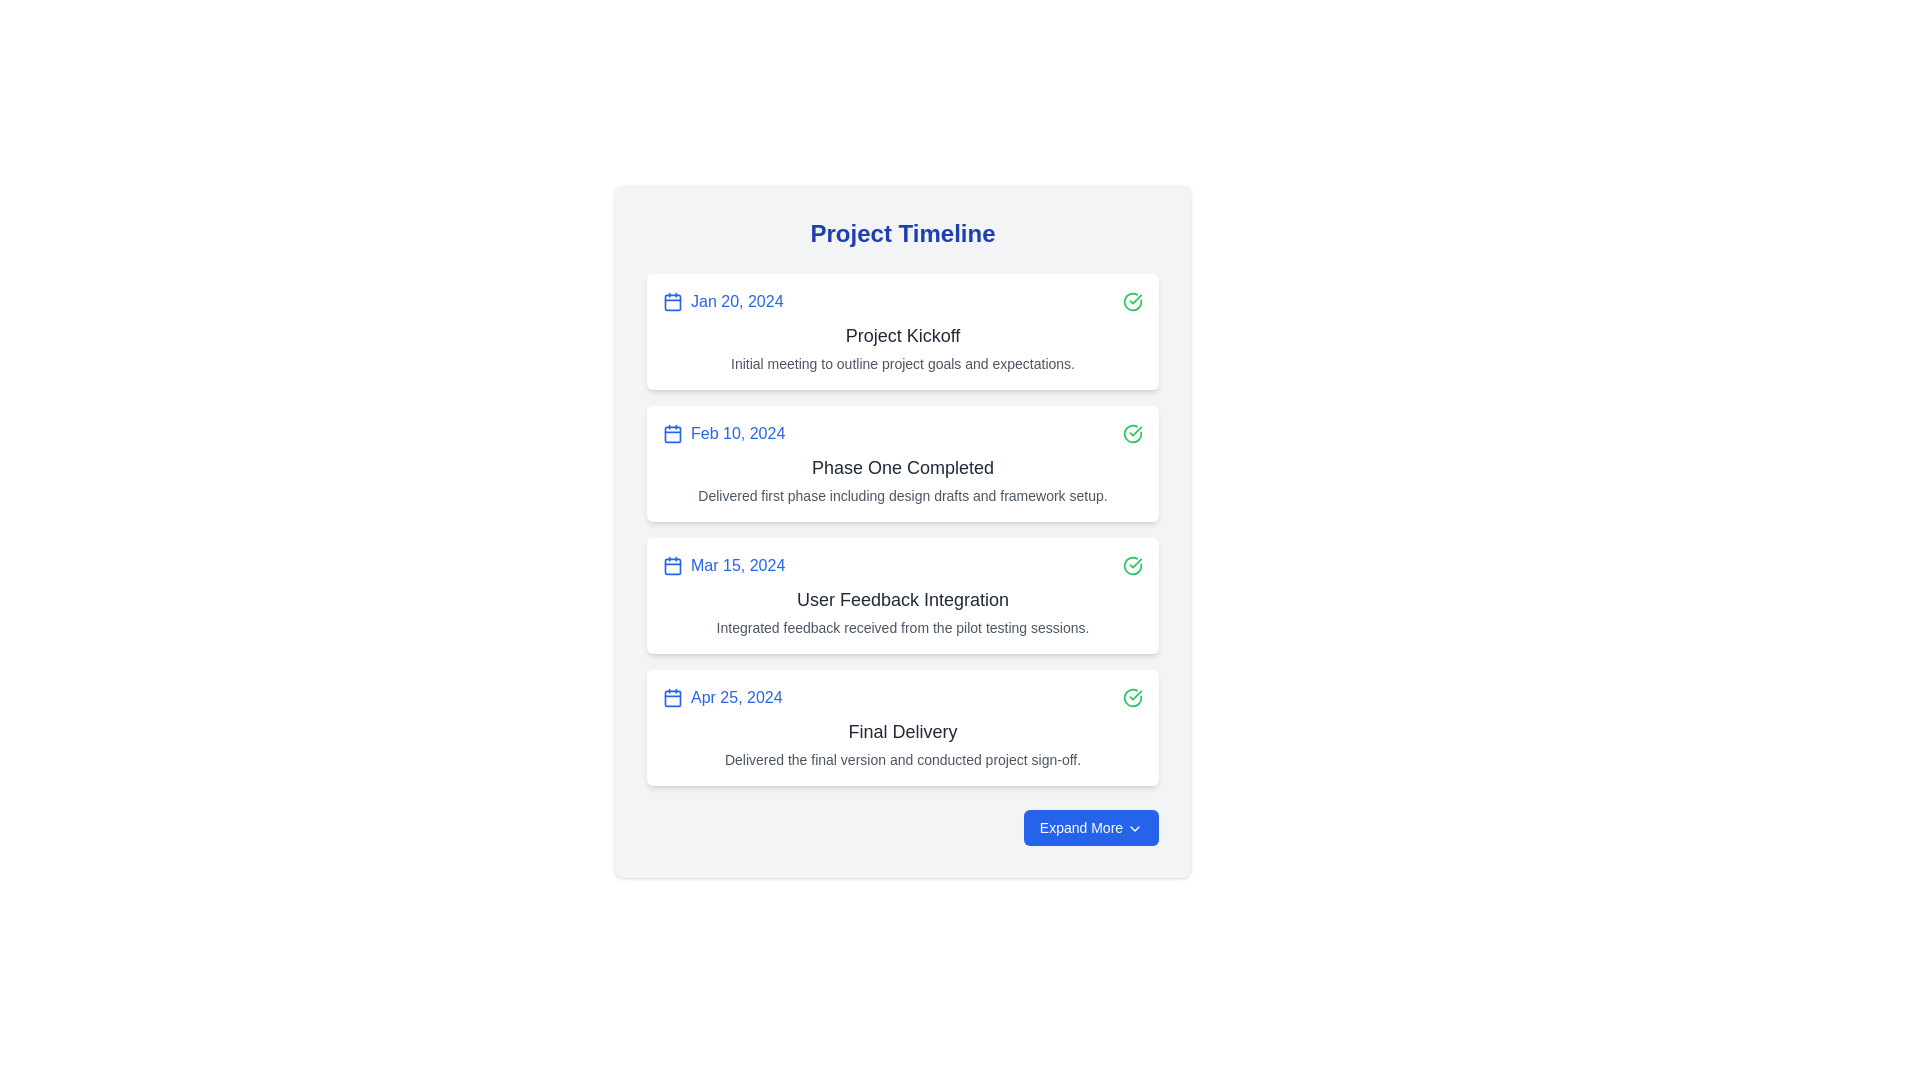  I want to click on the third Card Item, so click(901, 595).